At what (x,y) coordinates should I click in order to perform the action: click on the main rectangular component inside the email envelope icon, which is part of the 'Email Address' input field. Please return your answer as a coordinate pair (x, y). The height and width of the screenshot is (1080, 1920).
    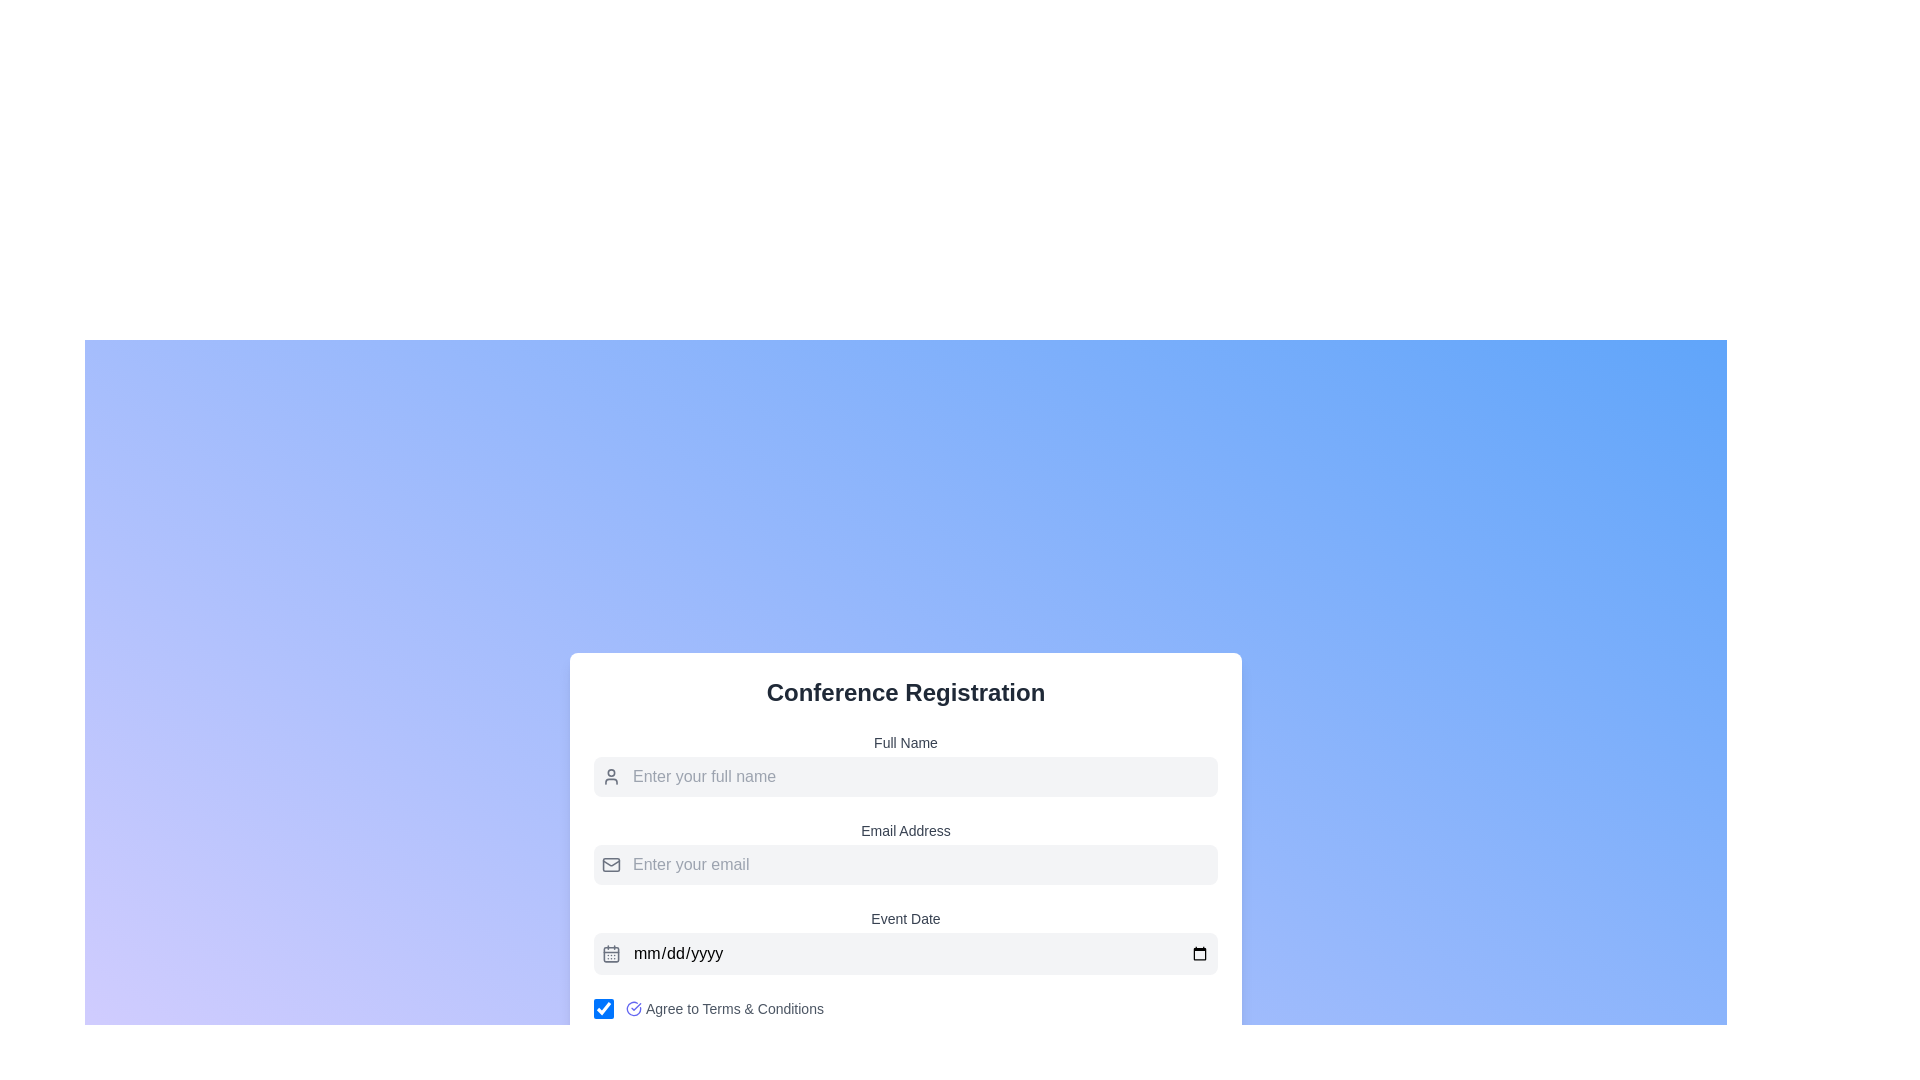
    Looking at the image, I should click on (610, 863).